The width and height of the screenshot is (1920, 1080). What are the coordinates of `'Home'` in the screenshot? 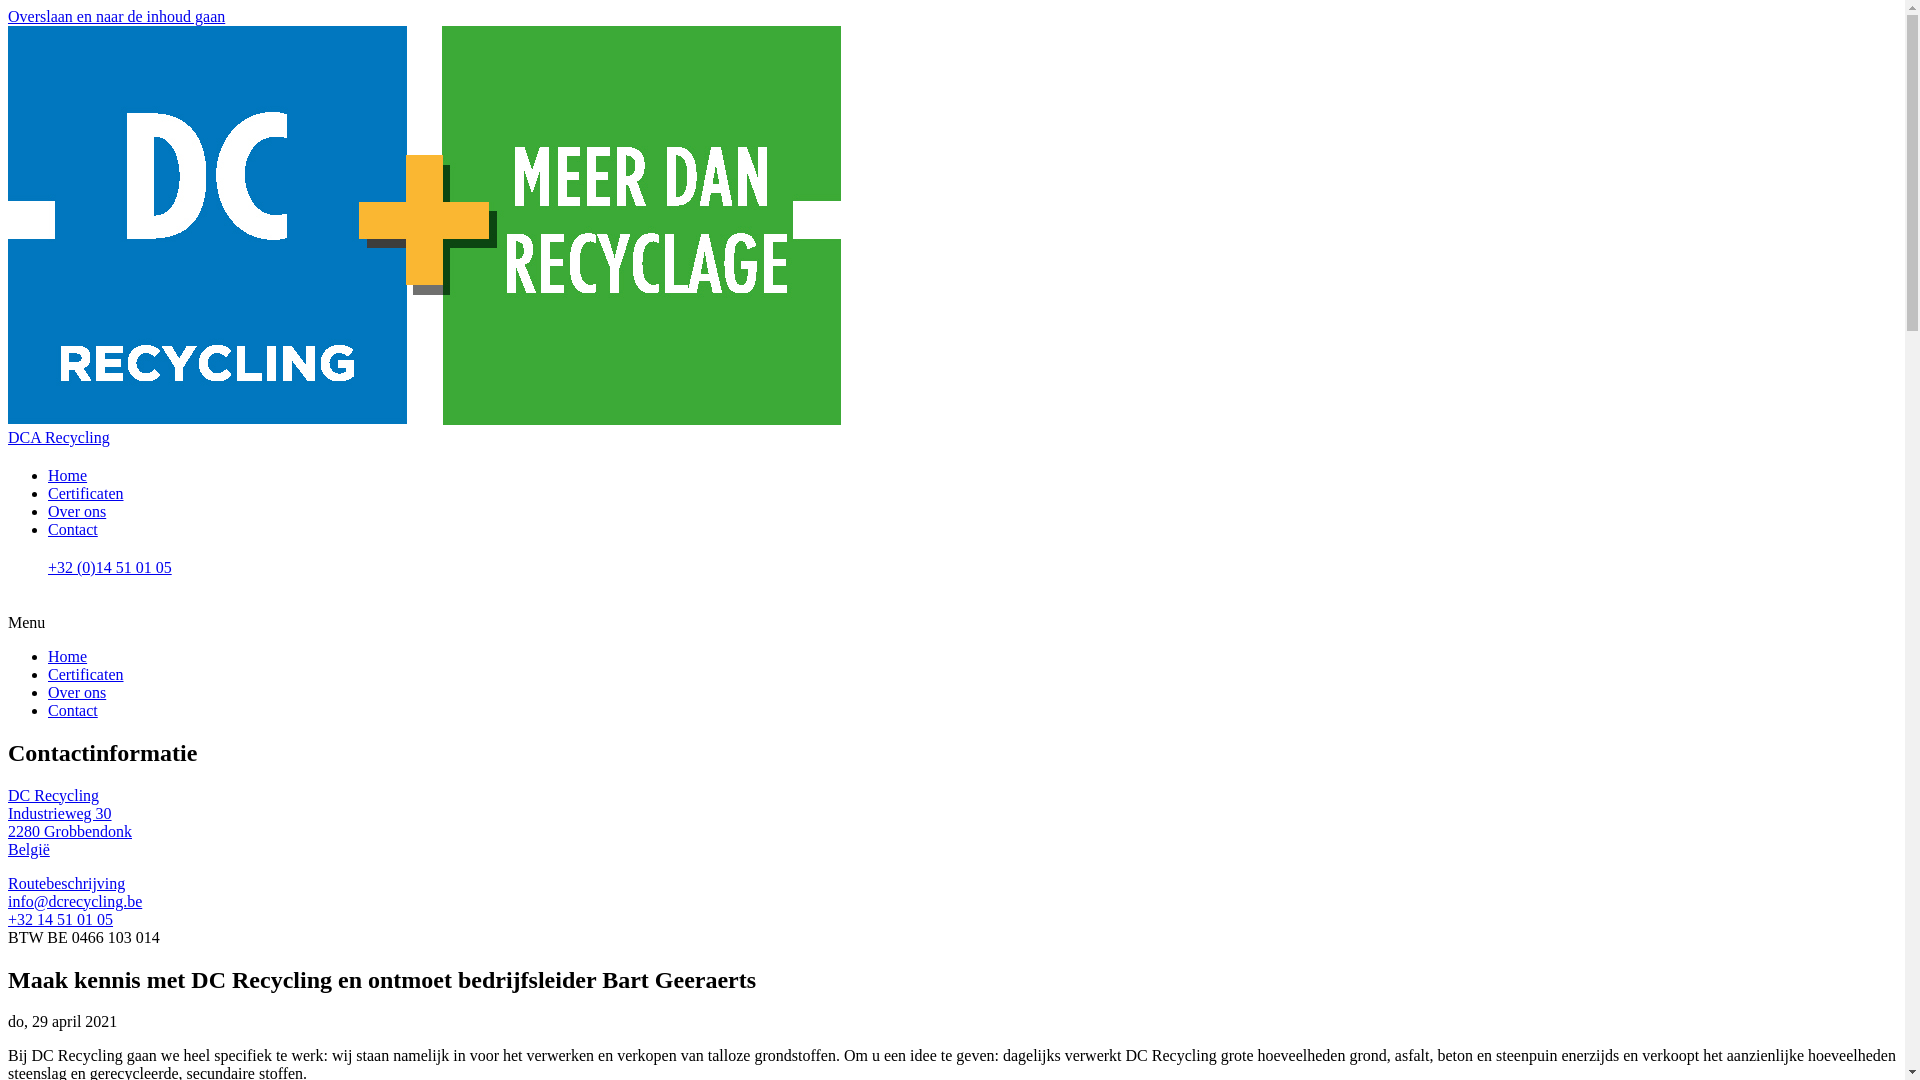 It's located at (67, 656).